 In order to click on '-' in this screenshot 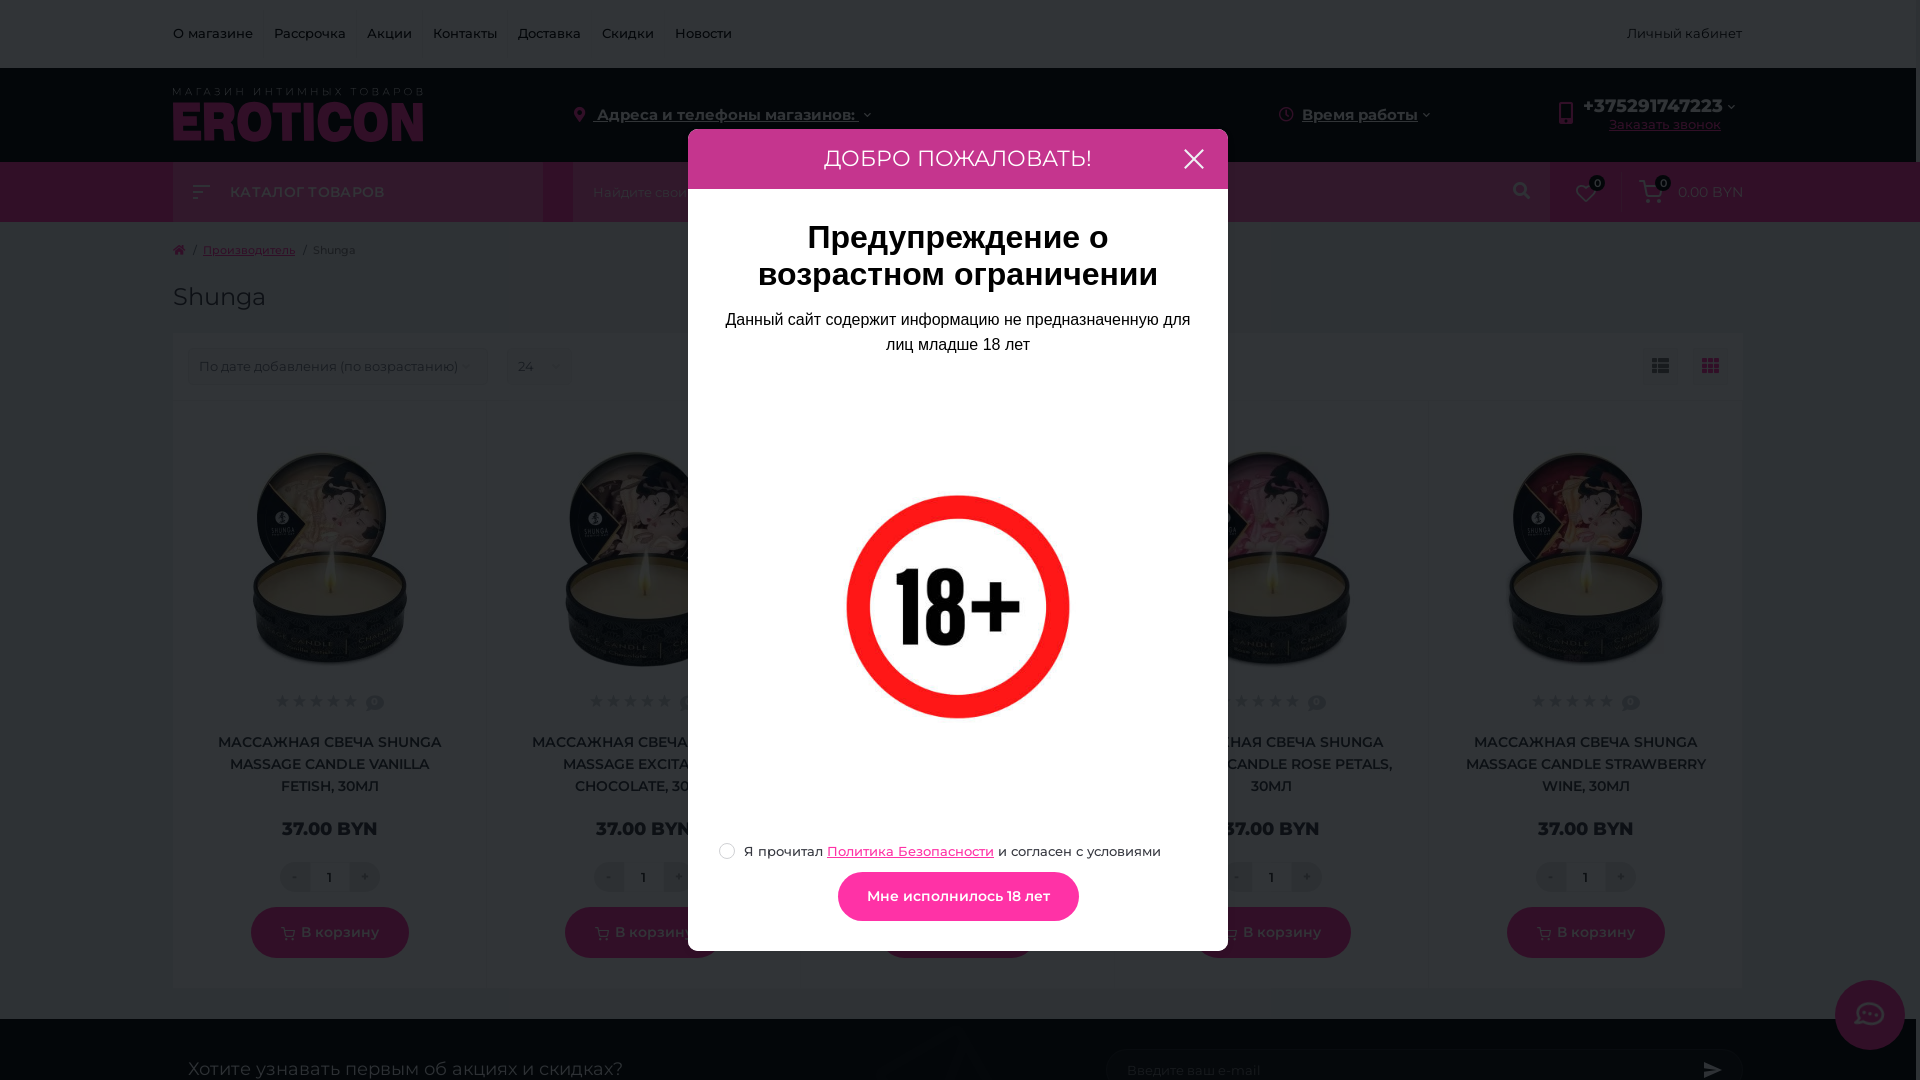, I will do `click(293, 875)`.